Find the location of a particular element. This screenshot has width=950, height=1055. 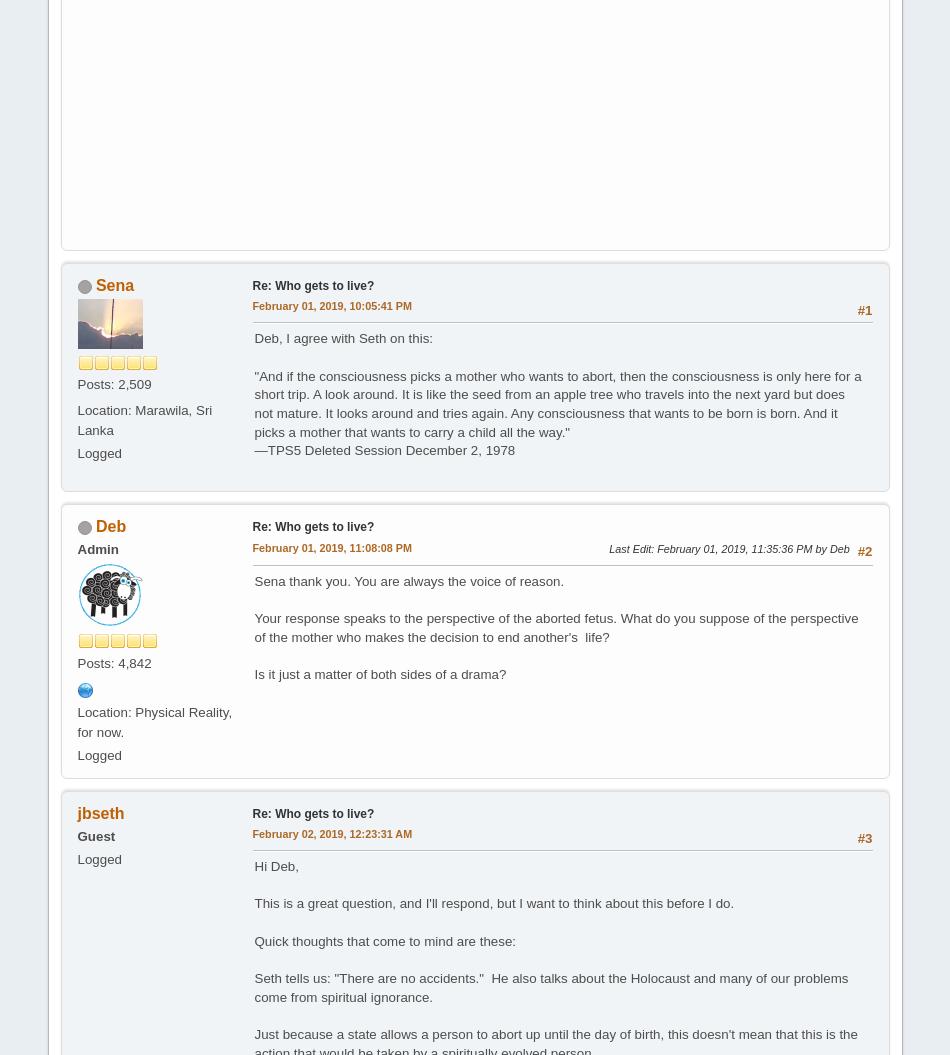

'February 02, 2019, 12:23:31 AM' is located at coordinates (331, 833).